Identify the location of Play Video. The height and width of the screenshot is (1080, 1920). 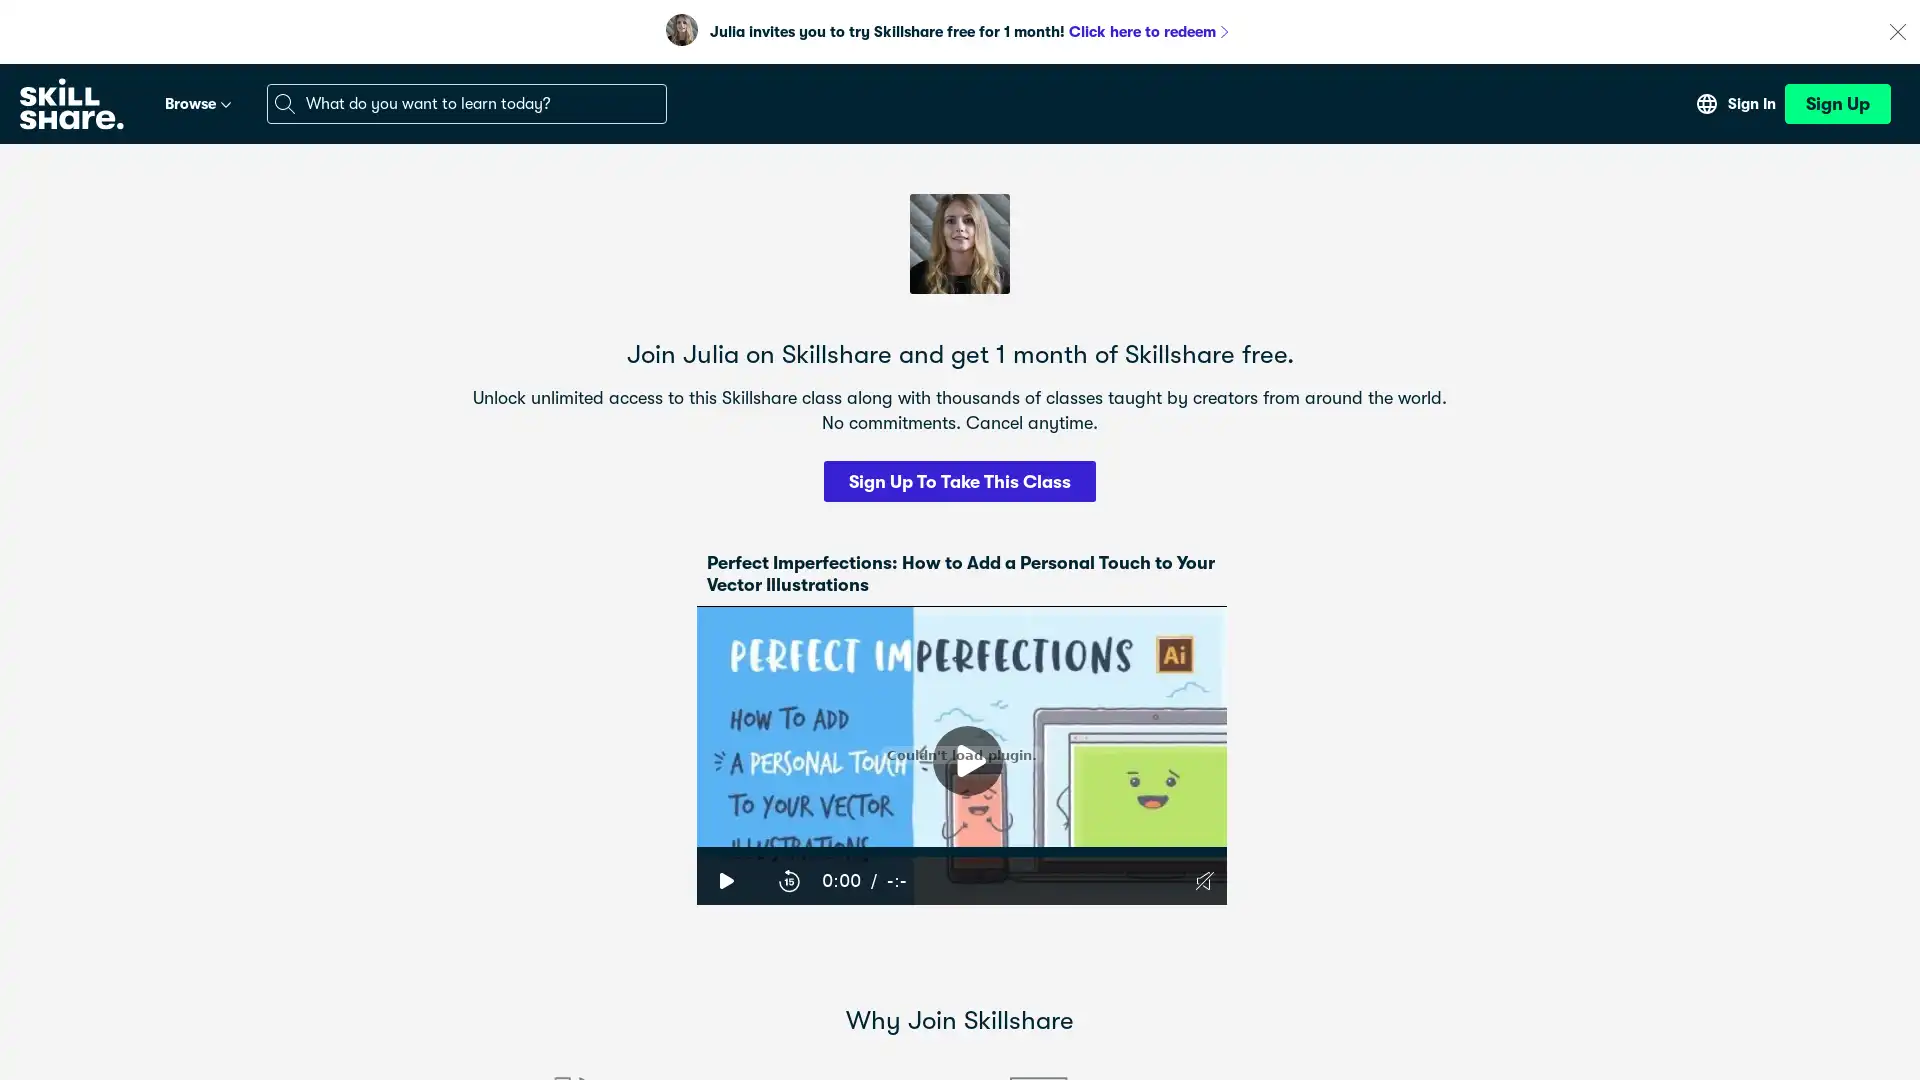
(968, 760).